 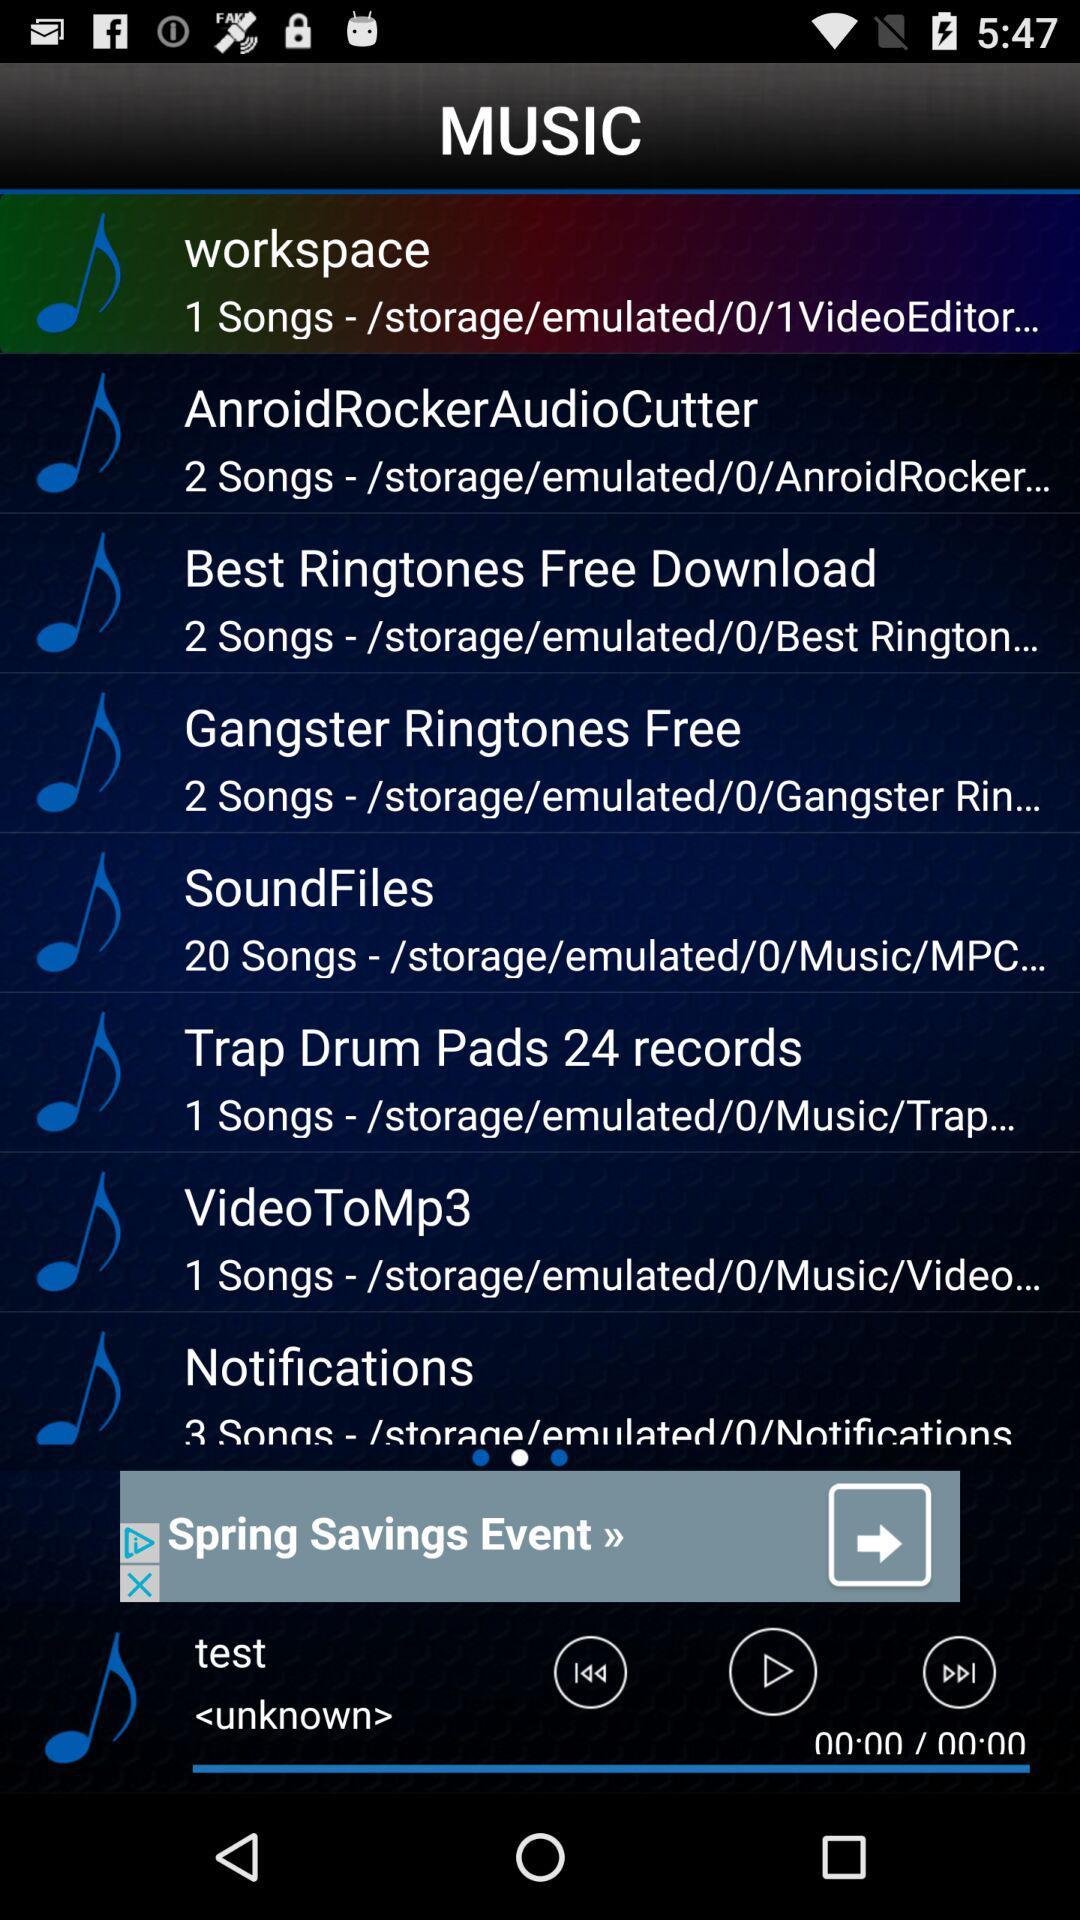 What do you see at coordinates (772, 1799) in the screenshot?
I see `the play icon` at bounding box center [772, 1799].